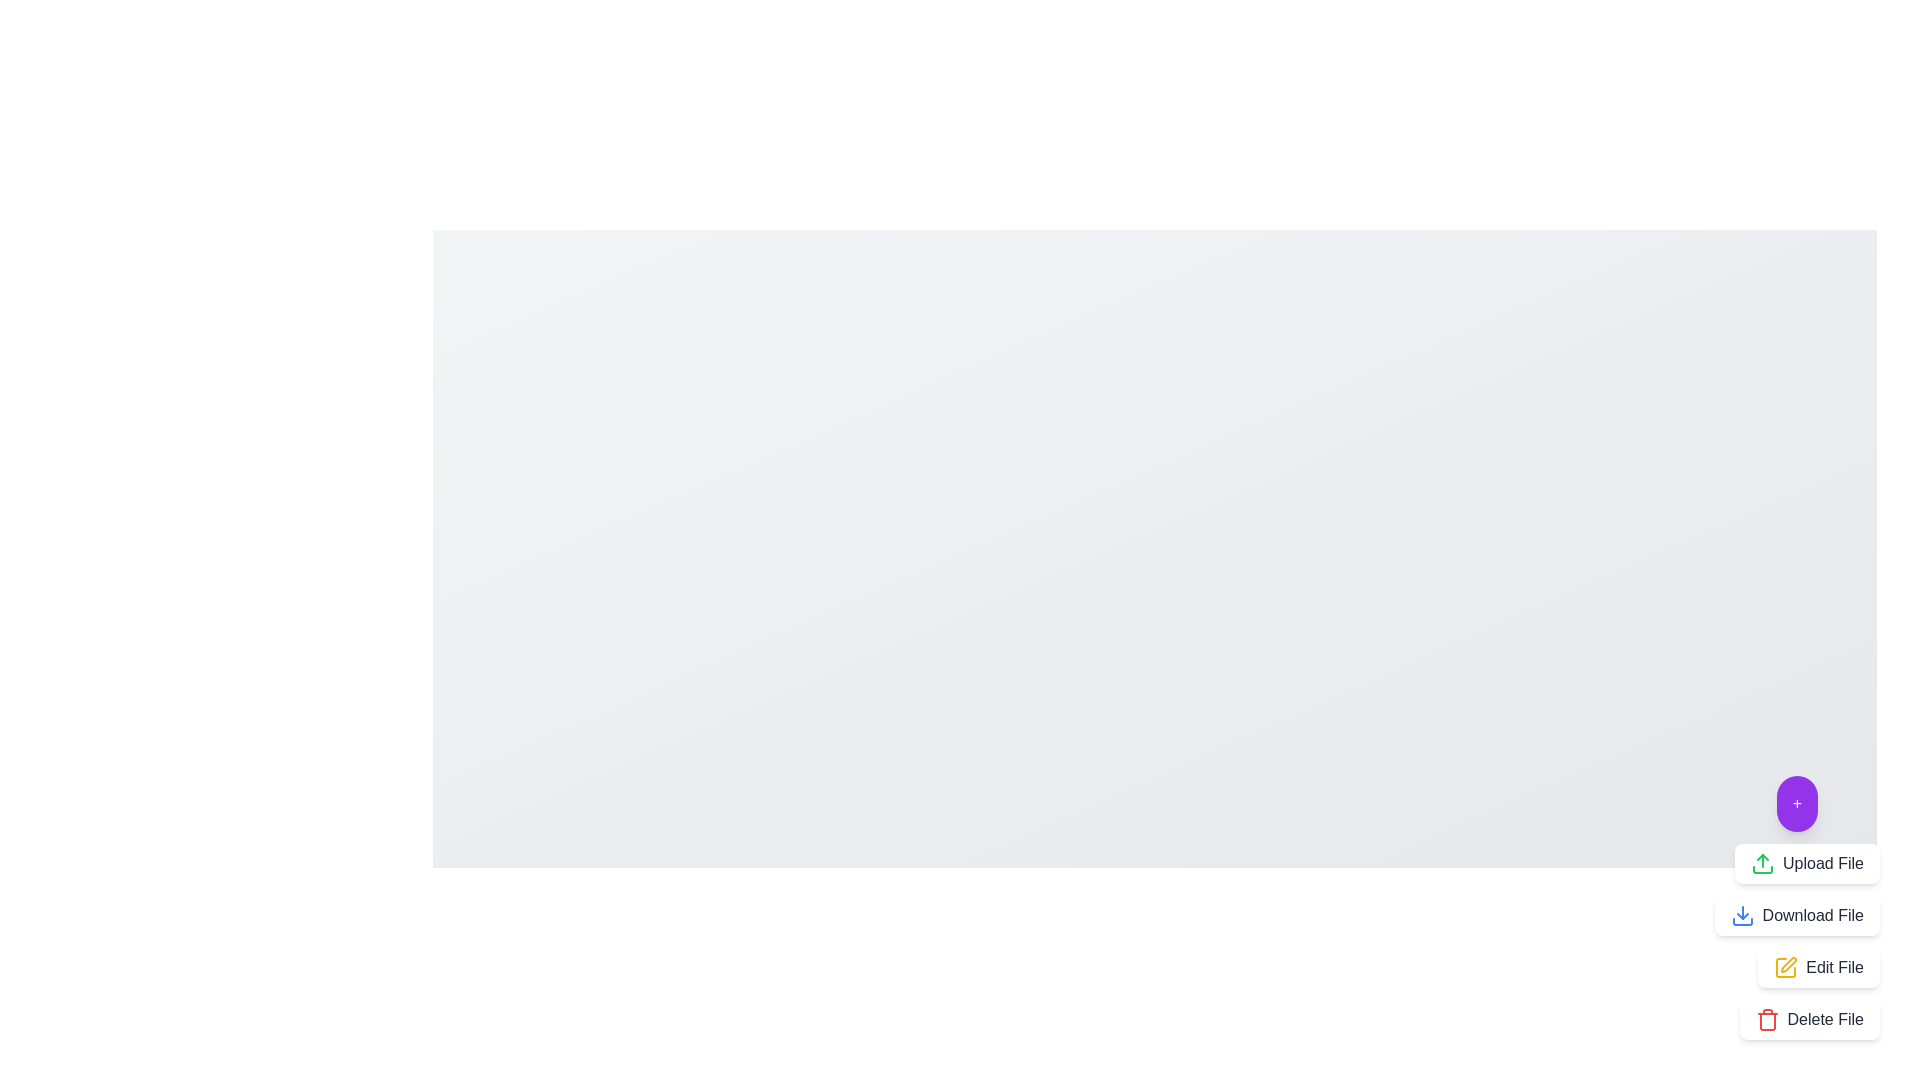 The height and width of the screenshot is (1080, 1920). I want to click on the 'Edit File' button to open the file editing interface, so click(1819, 967).